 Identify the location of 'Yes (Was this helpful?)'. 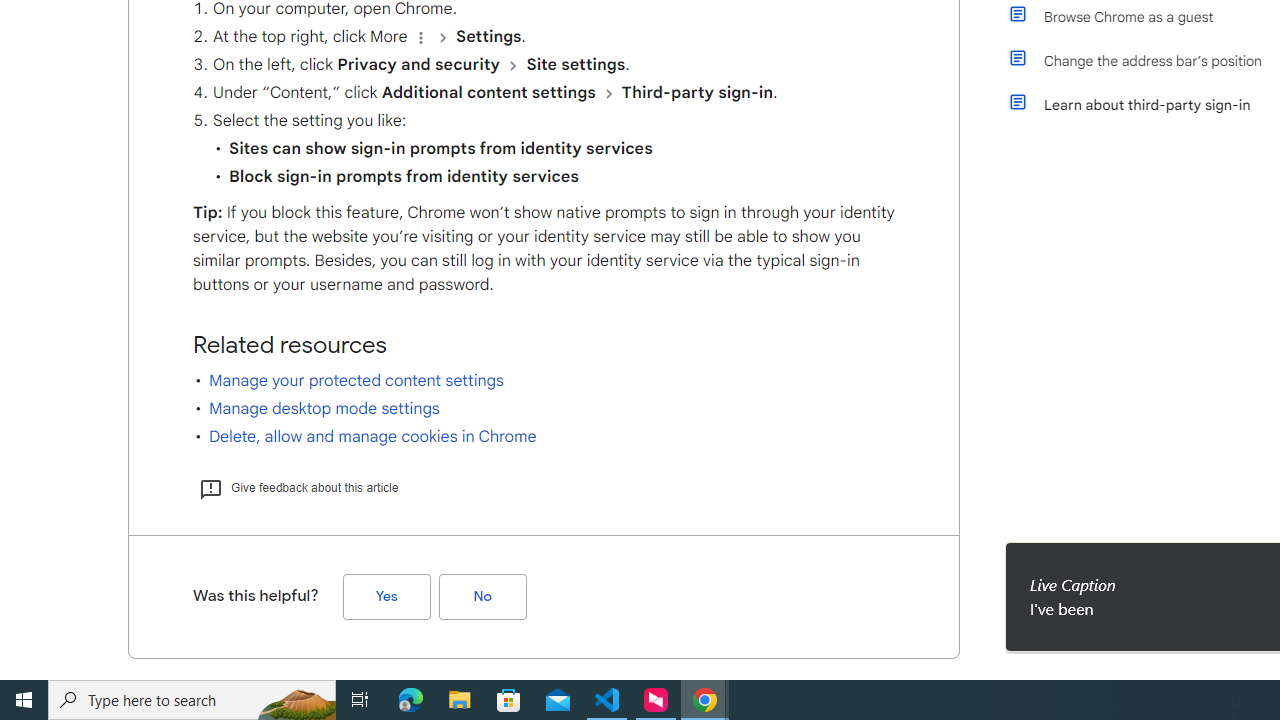
(386, 595).